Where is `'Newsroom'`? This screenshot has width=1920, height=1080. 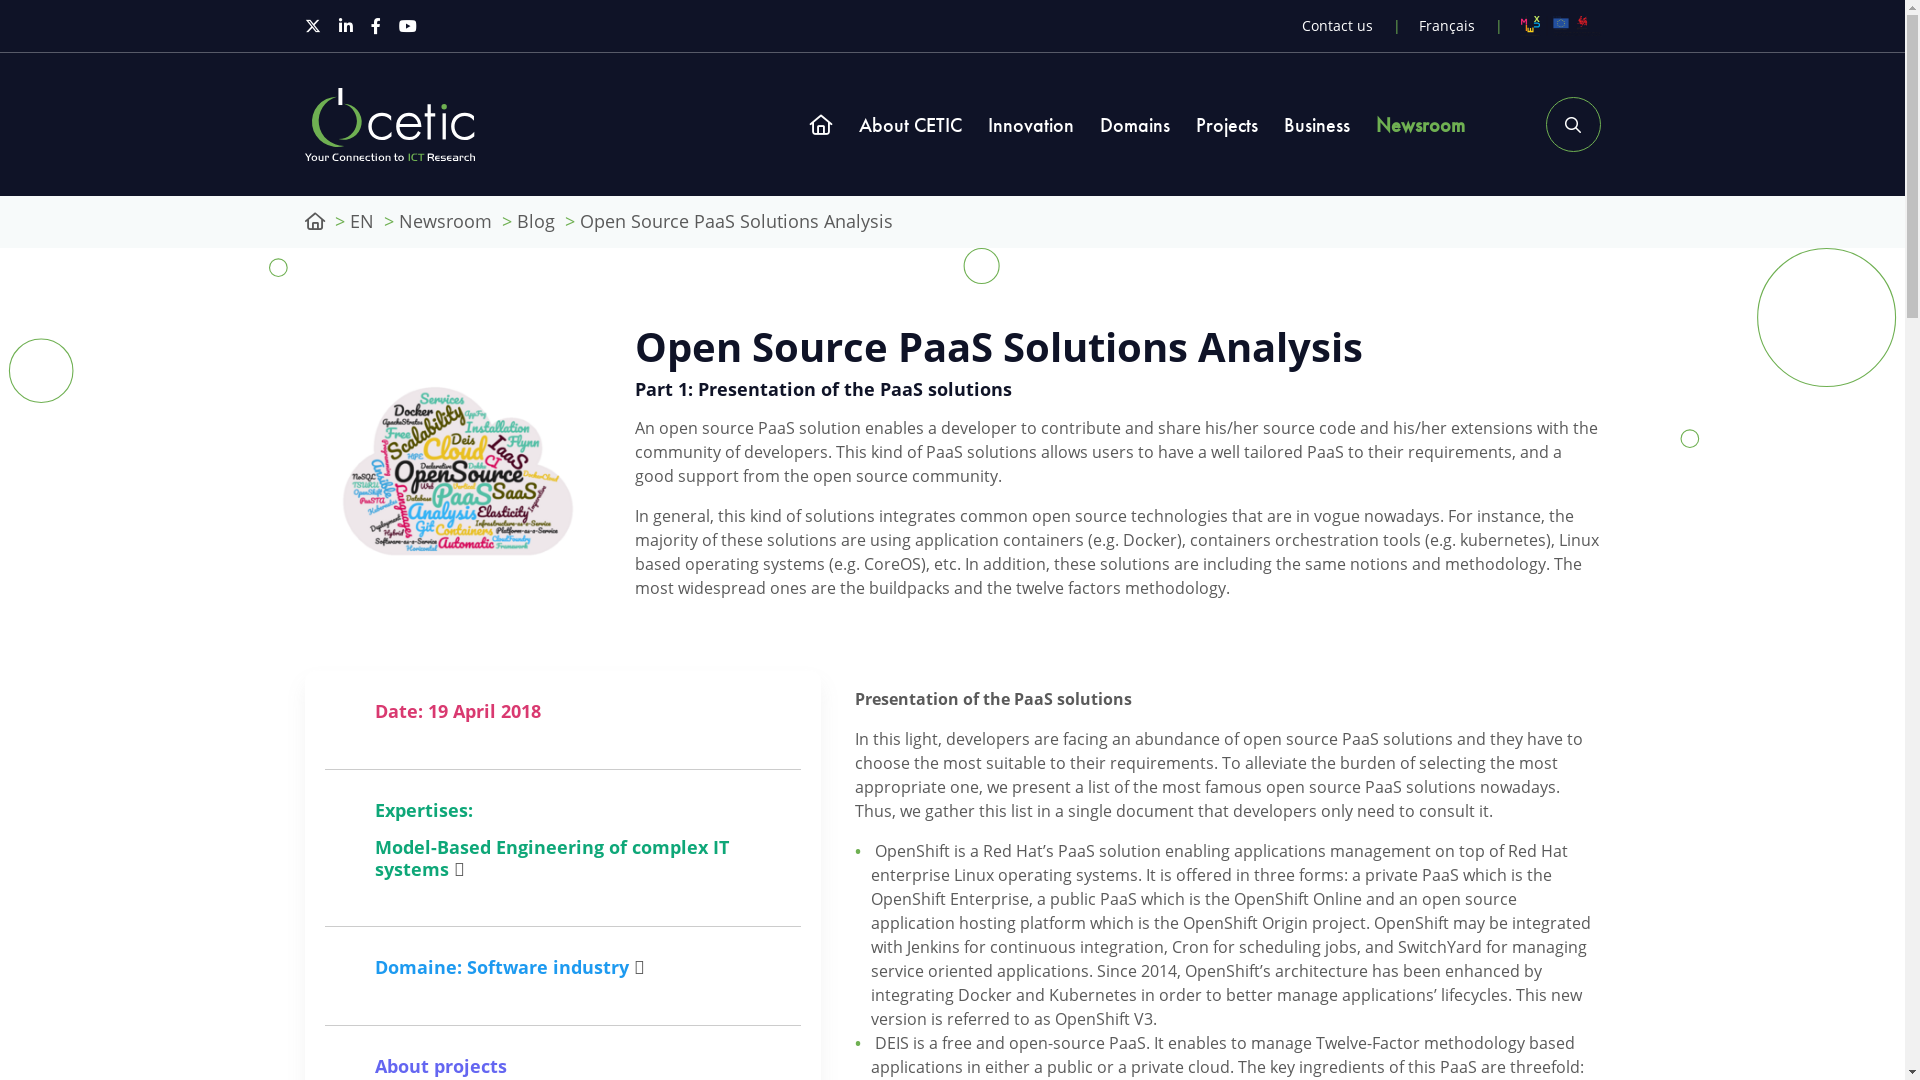 'Newsroom' is located at coordinates (443, 221).